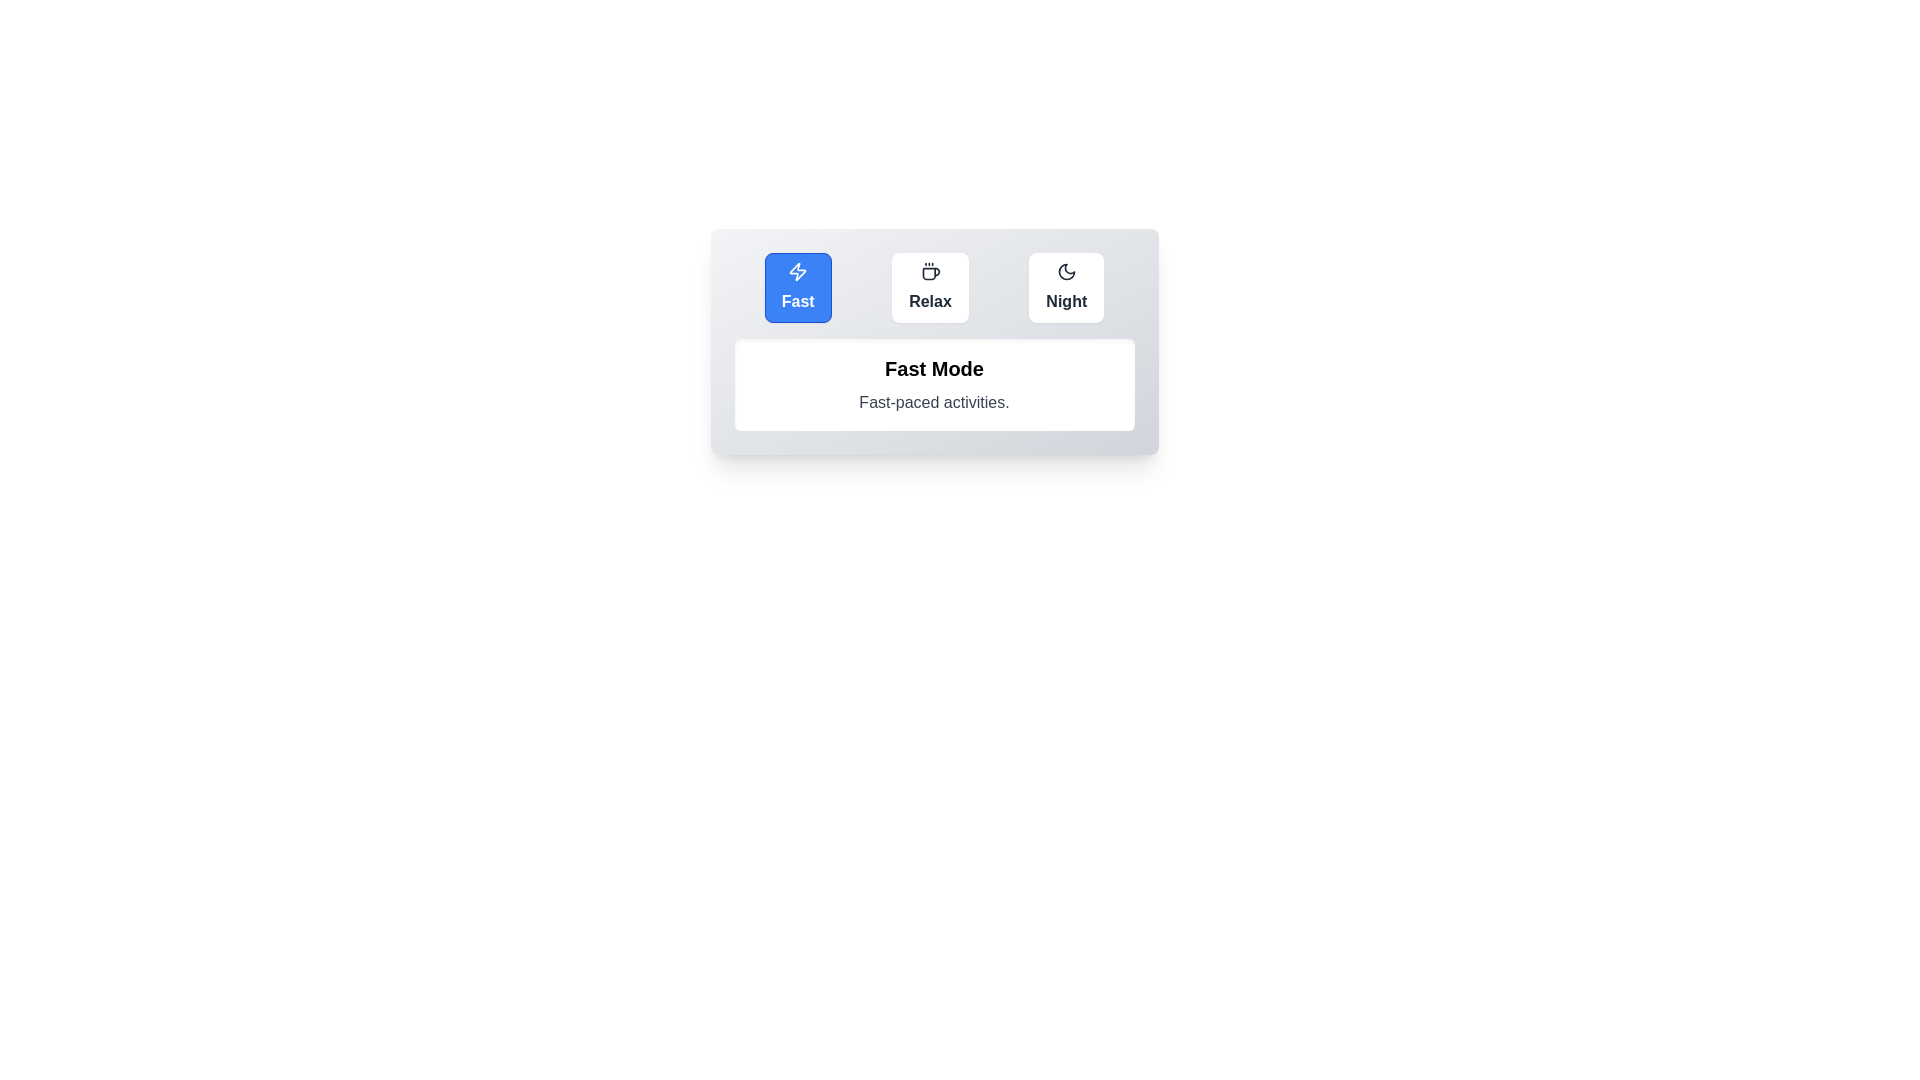 The height and width of the screenshot is (1080, 1920). What do you see at coordinates (933, 402) in the screenshot?
I see `the label containing the text 'Fast-paced activities.' located at the bottom of the card` at bounding box center [933, 402].